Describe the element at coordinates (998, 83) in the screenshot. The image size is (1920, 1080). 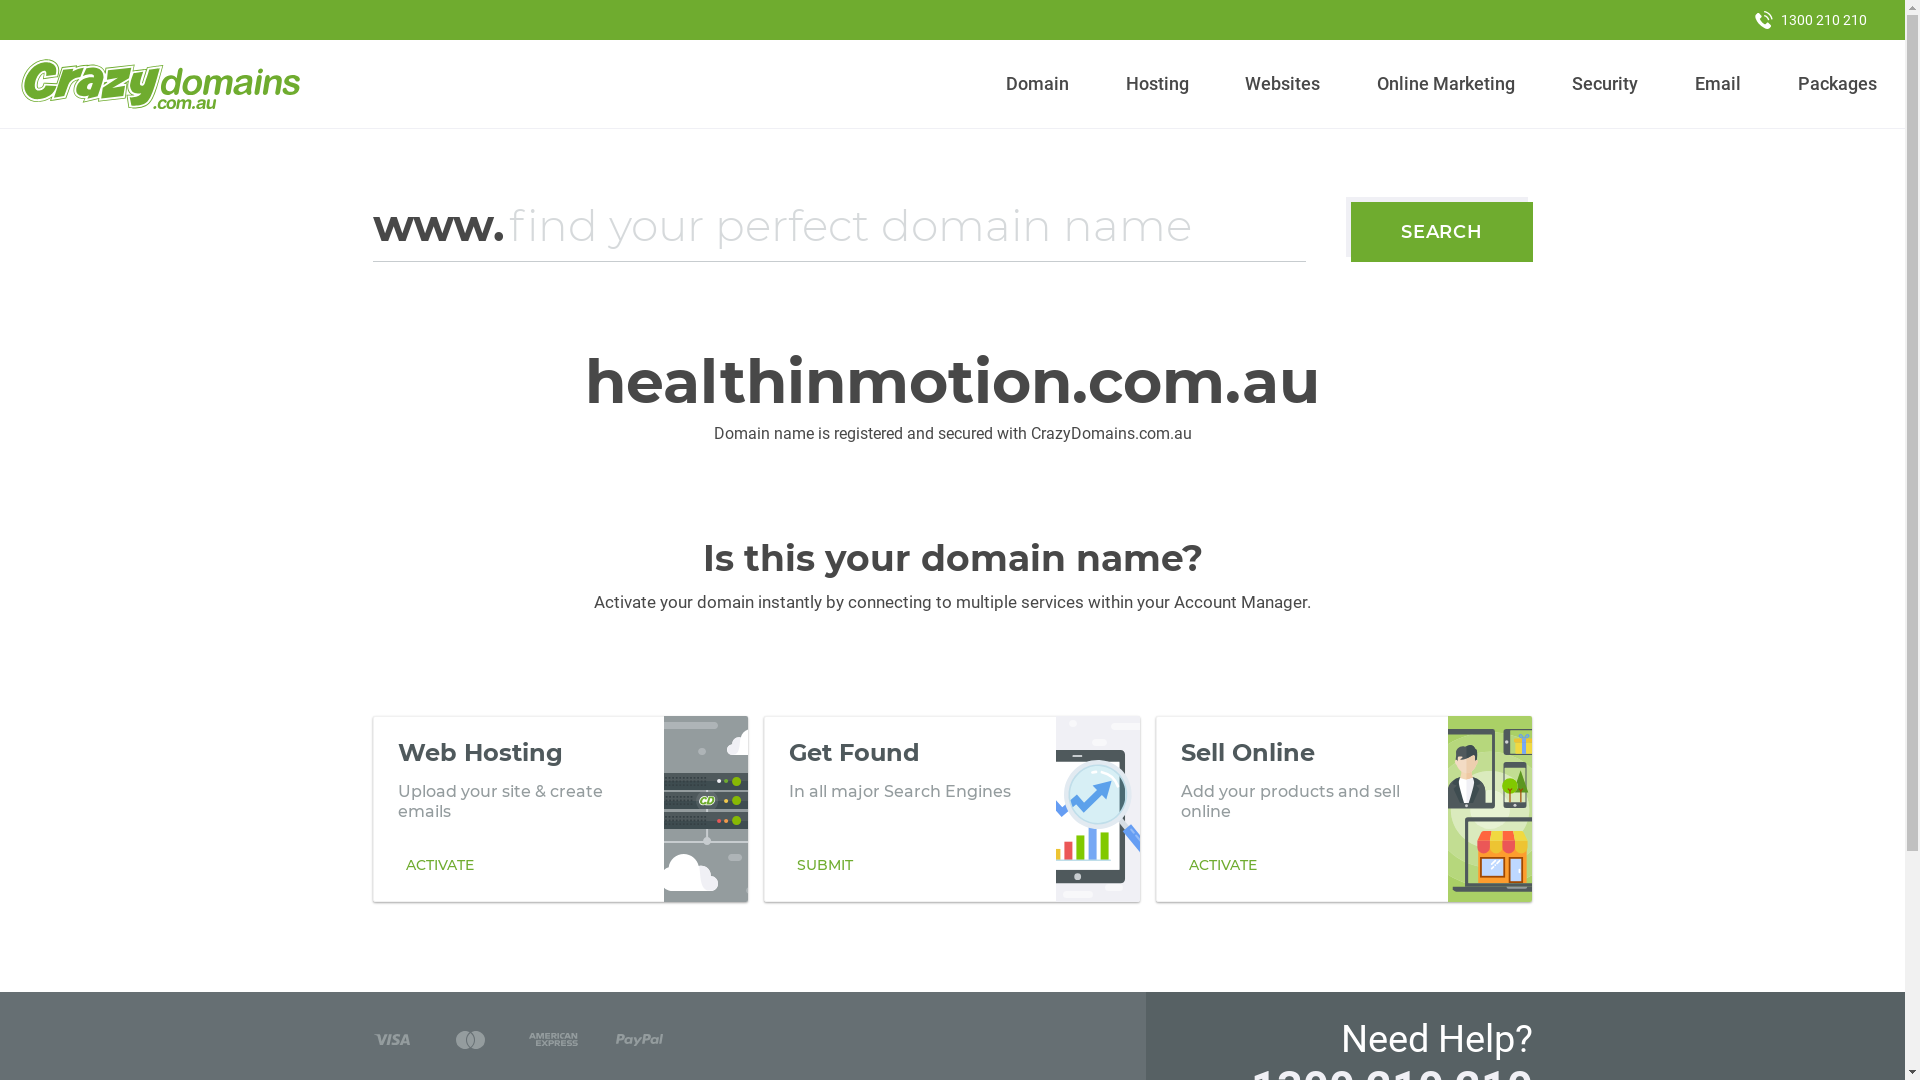
I see `'Domain'` at that location.